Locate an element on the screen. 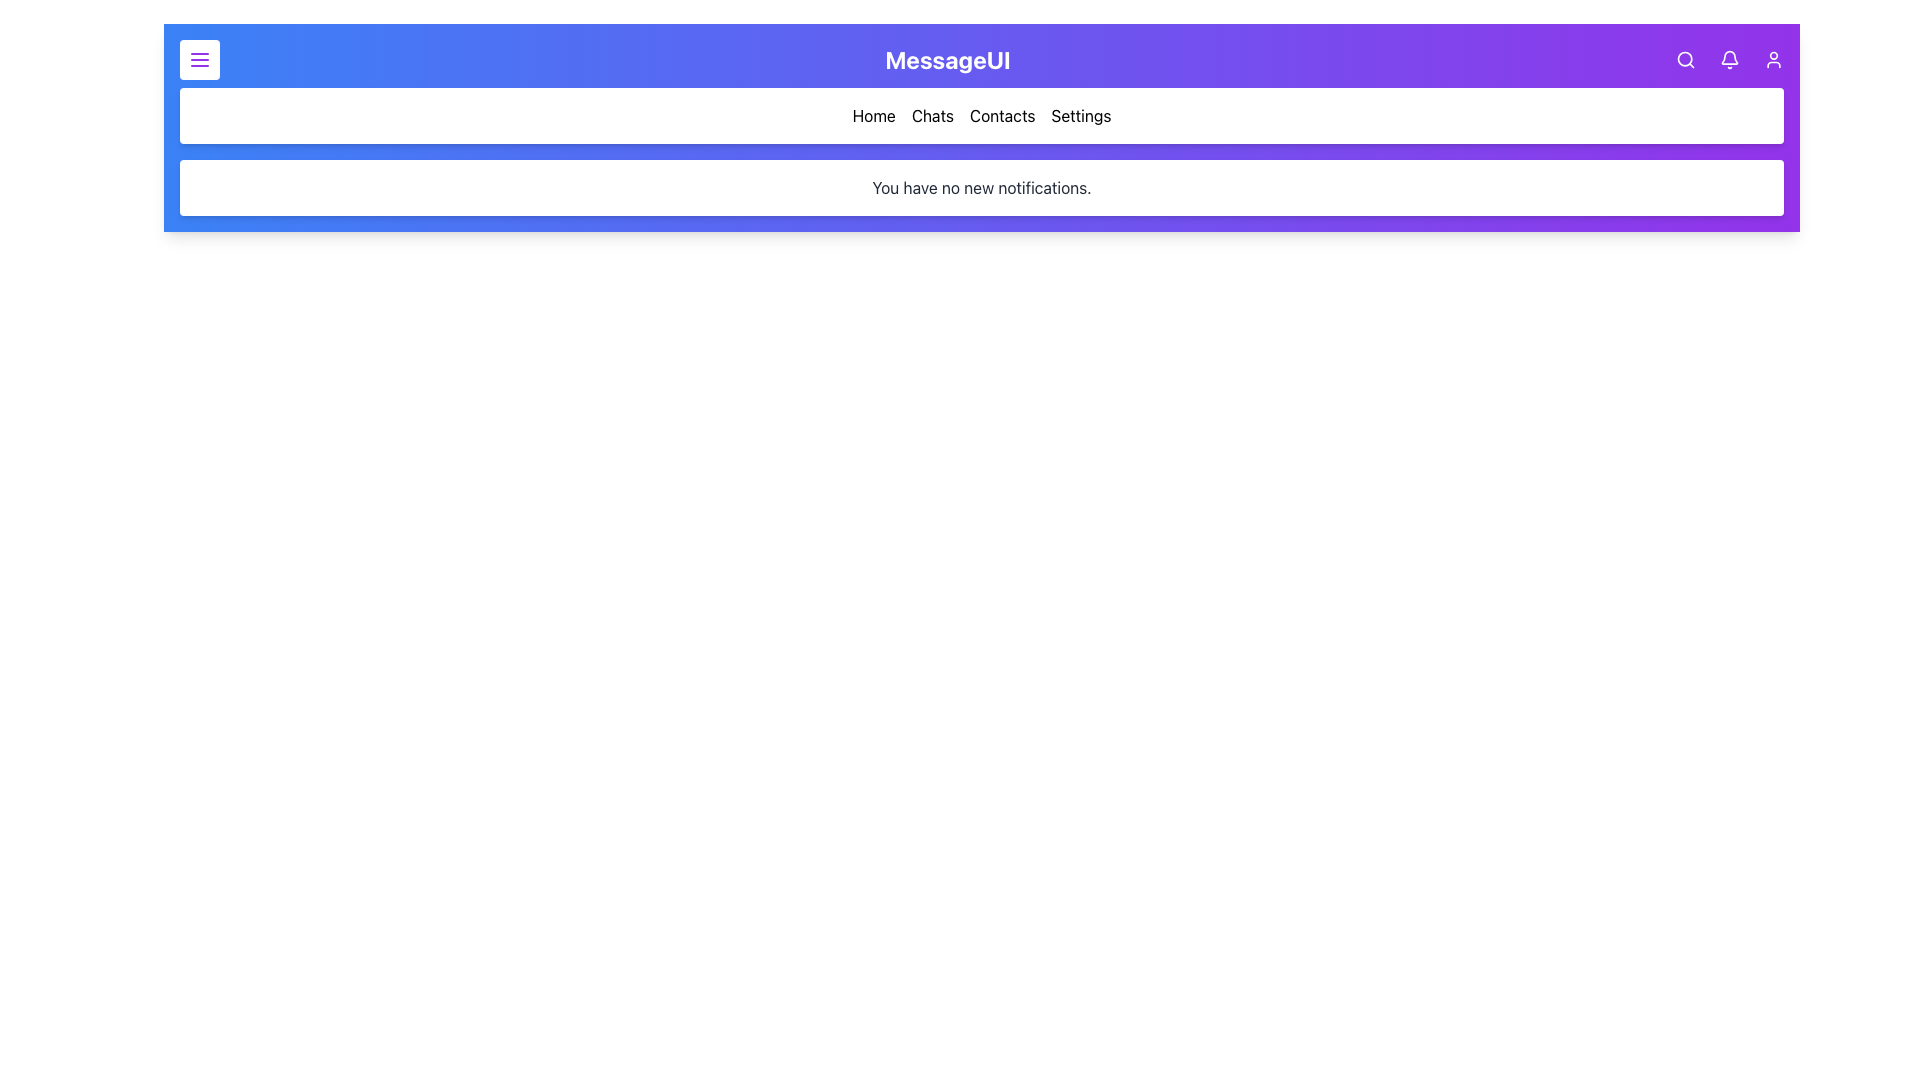  the 'Chats' navigation link is located at coordinates (930, 115).